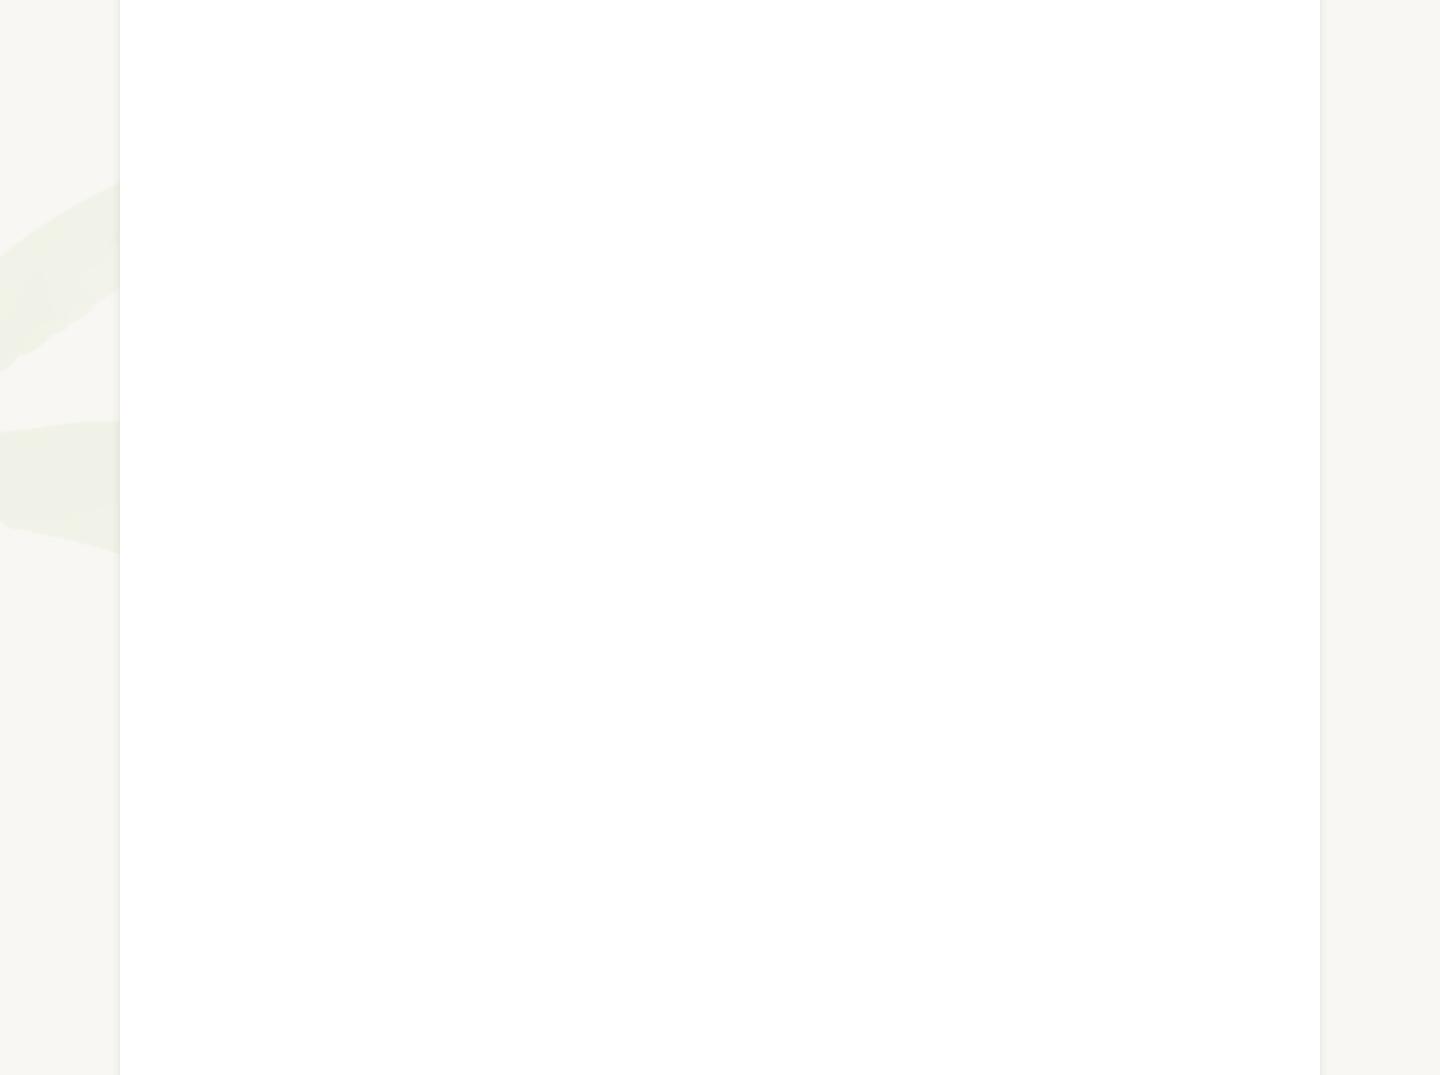 The height and width of the screenshot is (1075, 1440). What do you see at coordinates (222, 869) in the screenshot?
I see `'Ryan N'` at bounding box center [222, 869].